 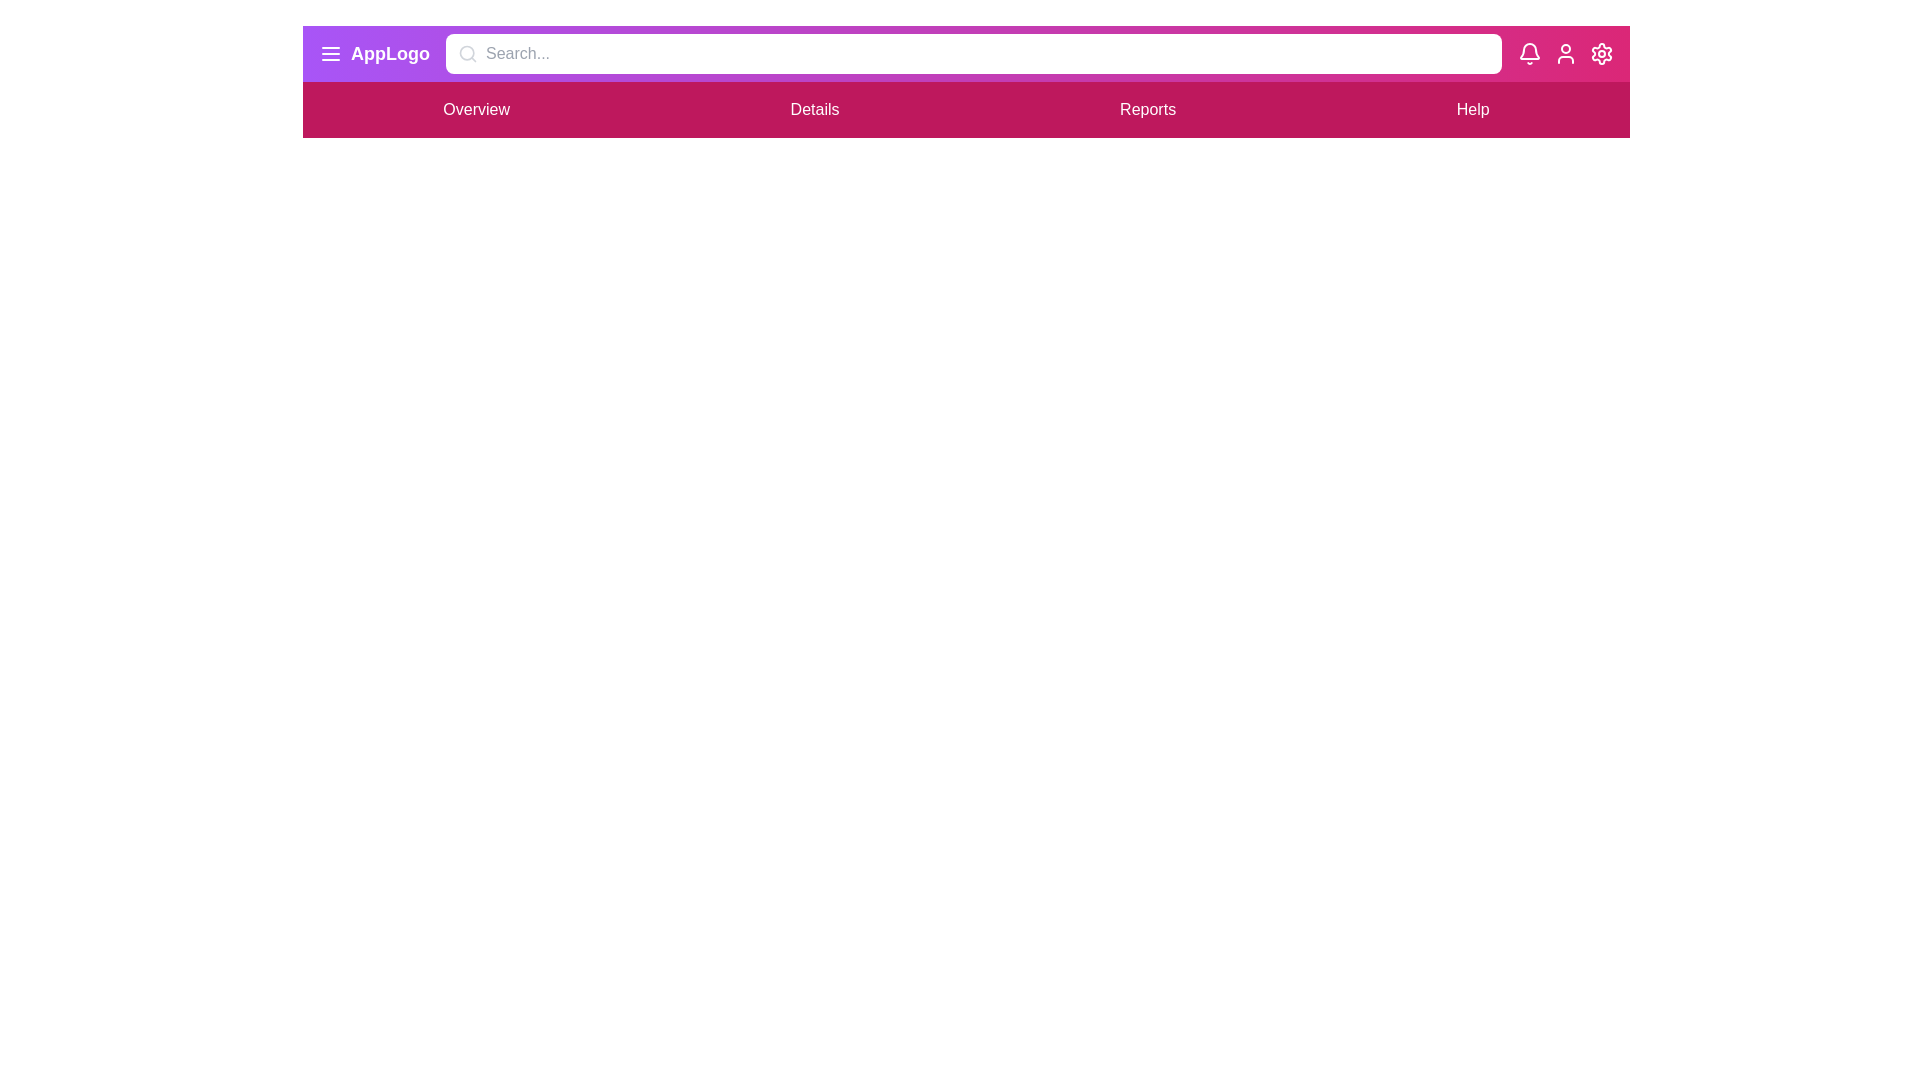 I want to click on the menu icon to open the navigation drawer, so click(x=331, y=53).